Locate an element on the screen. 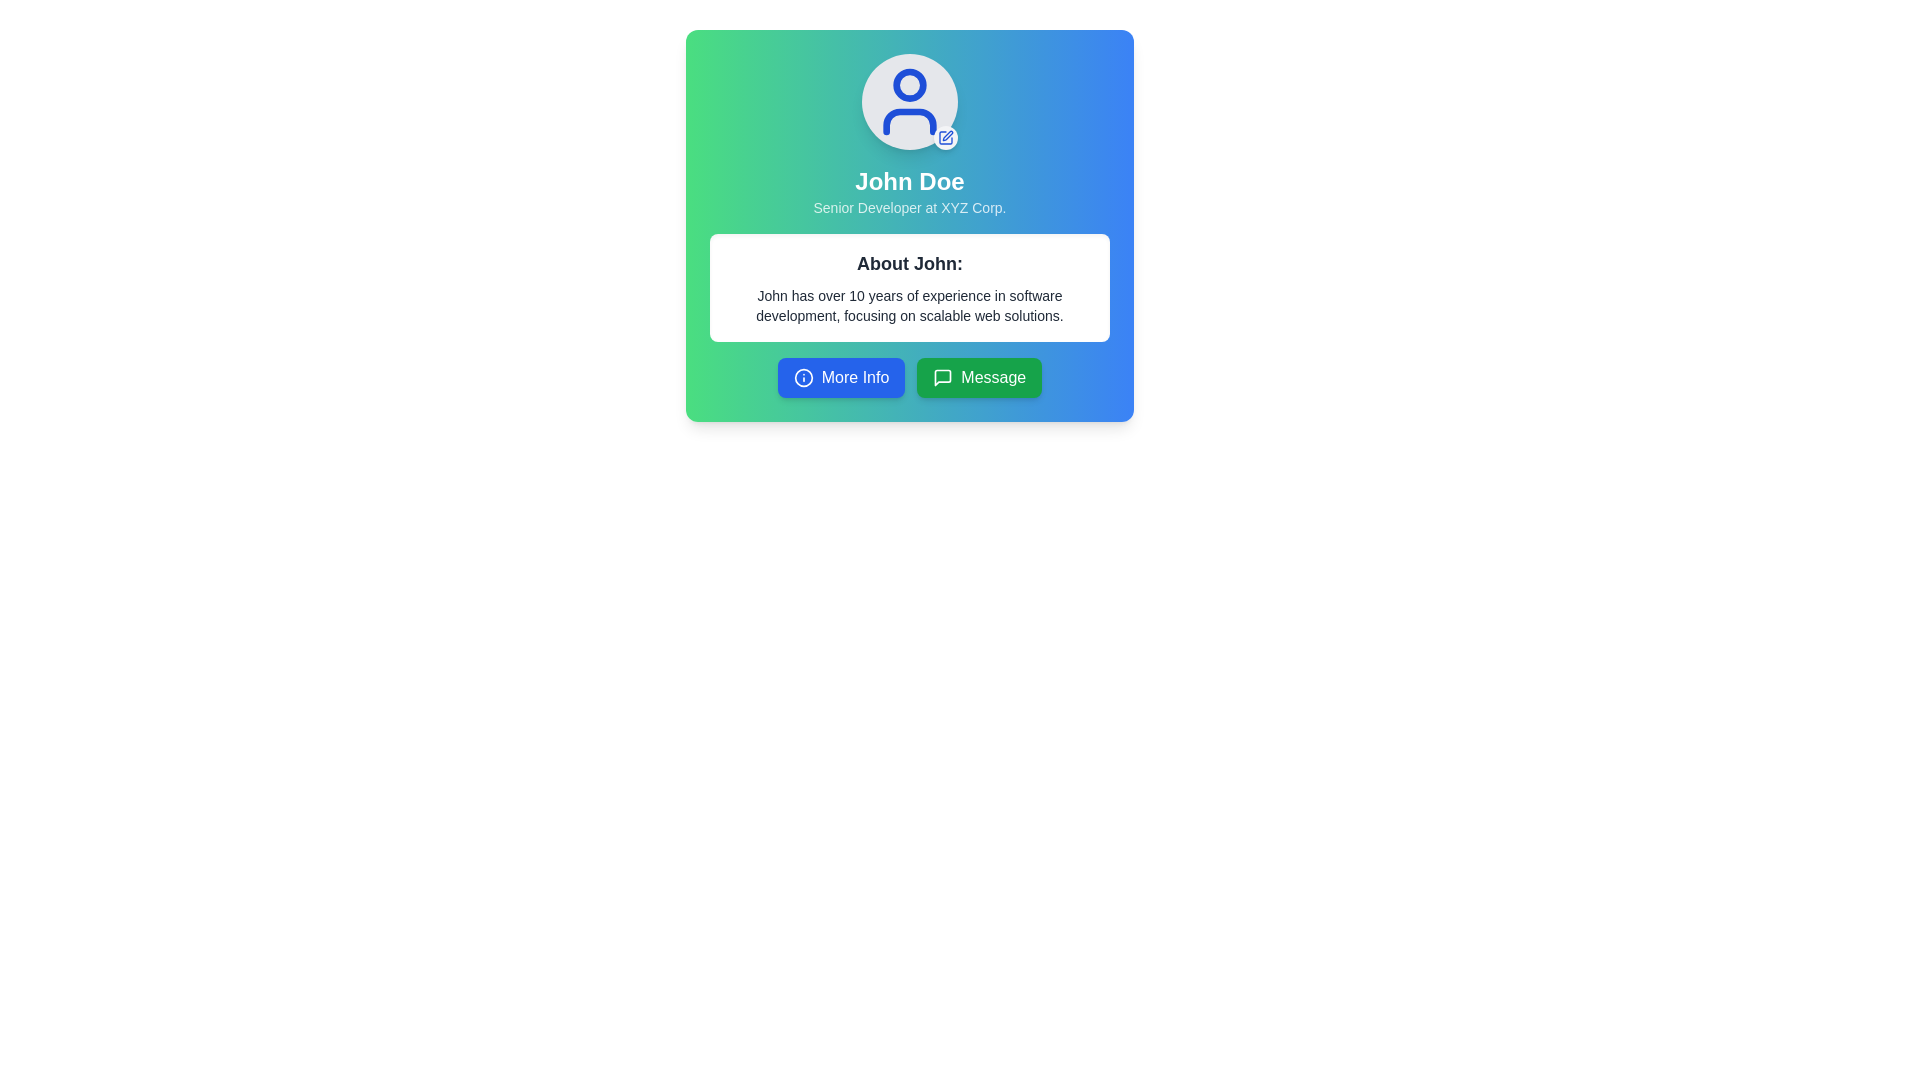  the bold text label 'About John:' which is styled with a modern sans-serif font and displayed in black, located at the top of the white, rounded, shadowed content card is located at coordinates (909, 262).